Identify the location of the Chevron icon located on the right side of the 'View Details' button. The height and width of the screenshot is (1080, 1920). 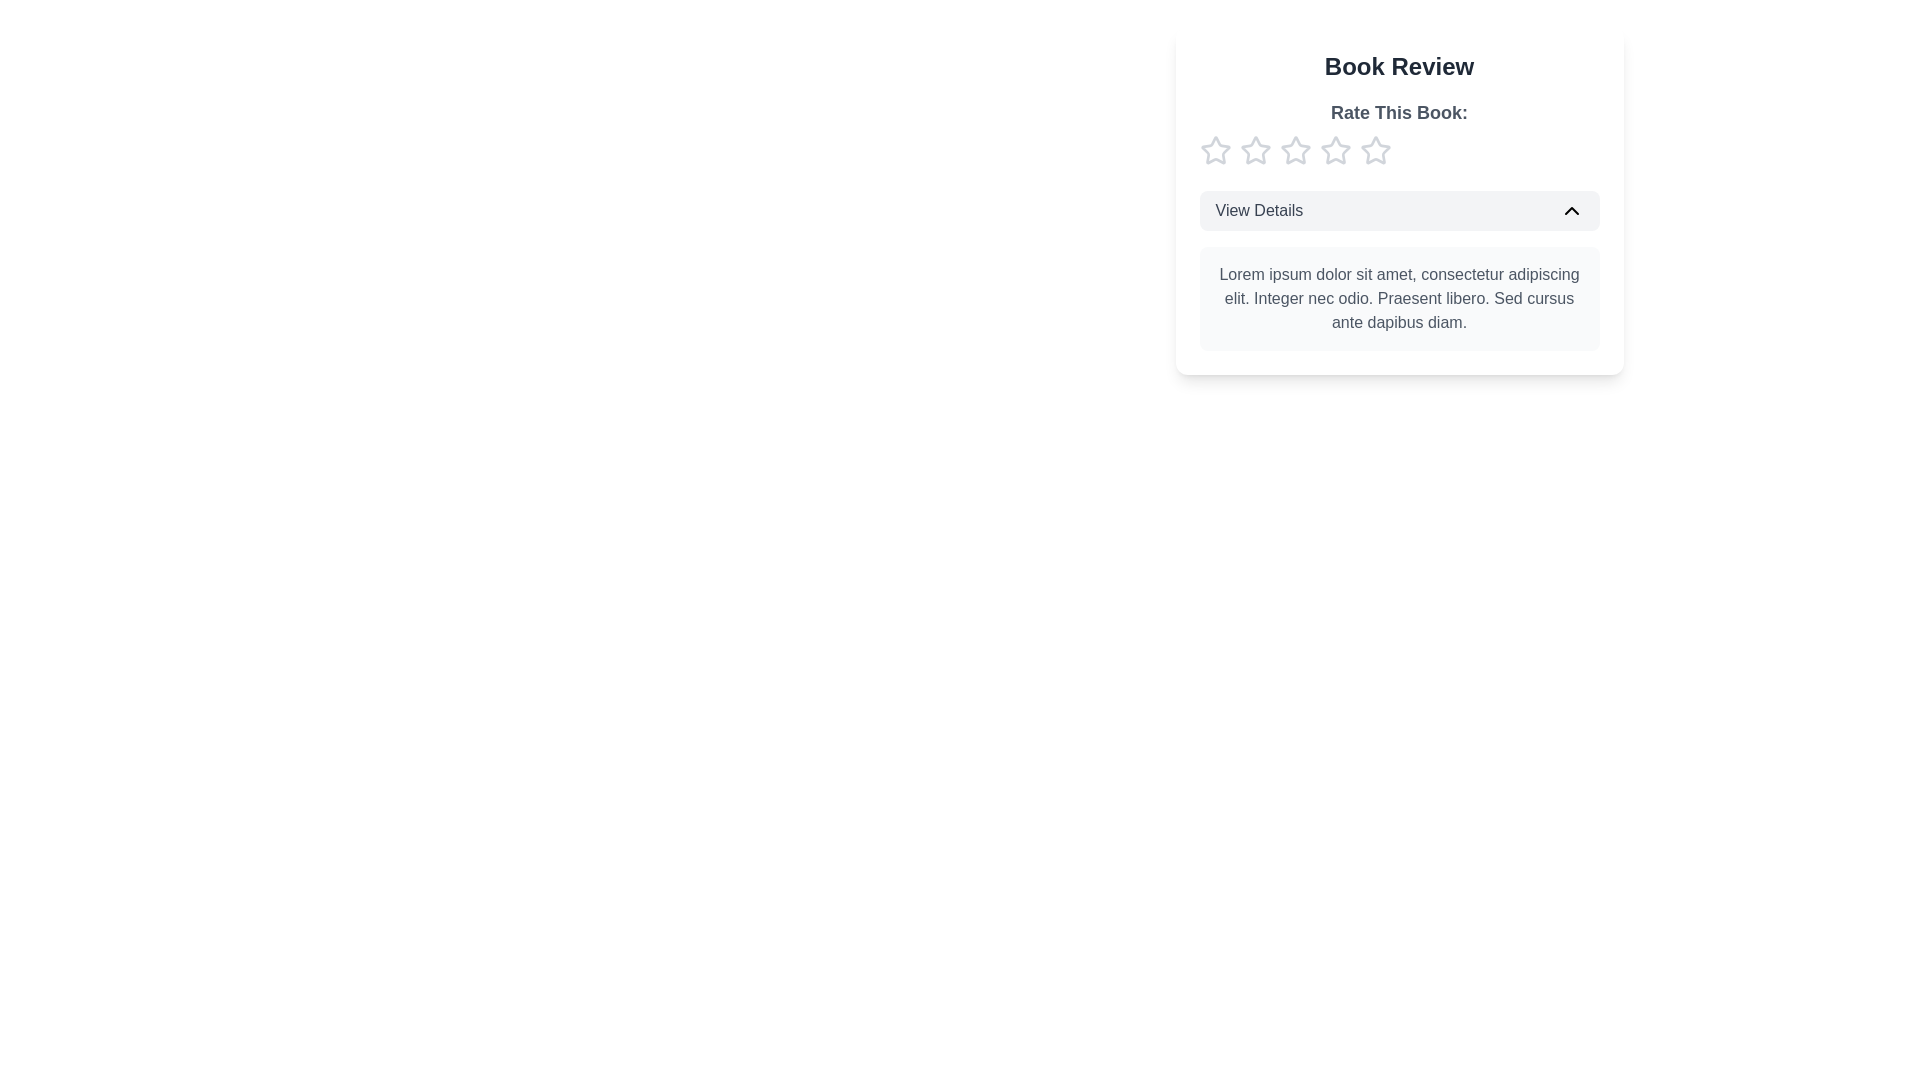
(1570, 211).